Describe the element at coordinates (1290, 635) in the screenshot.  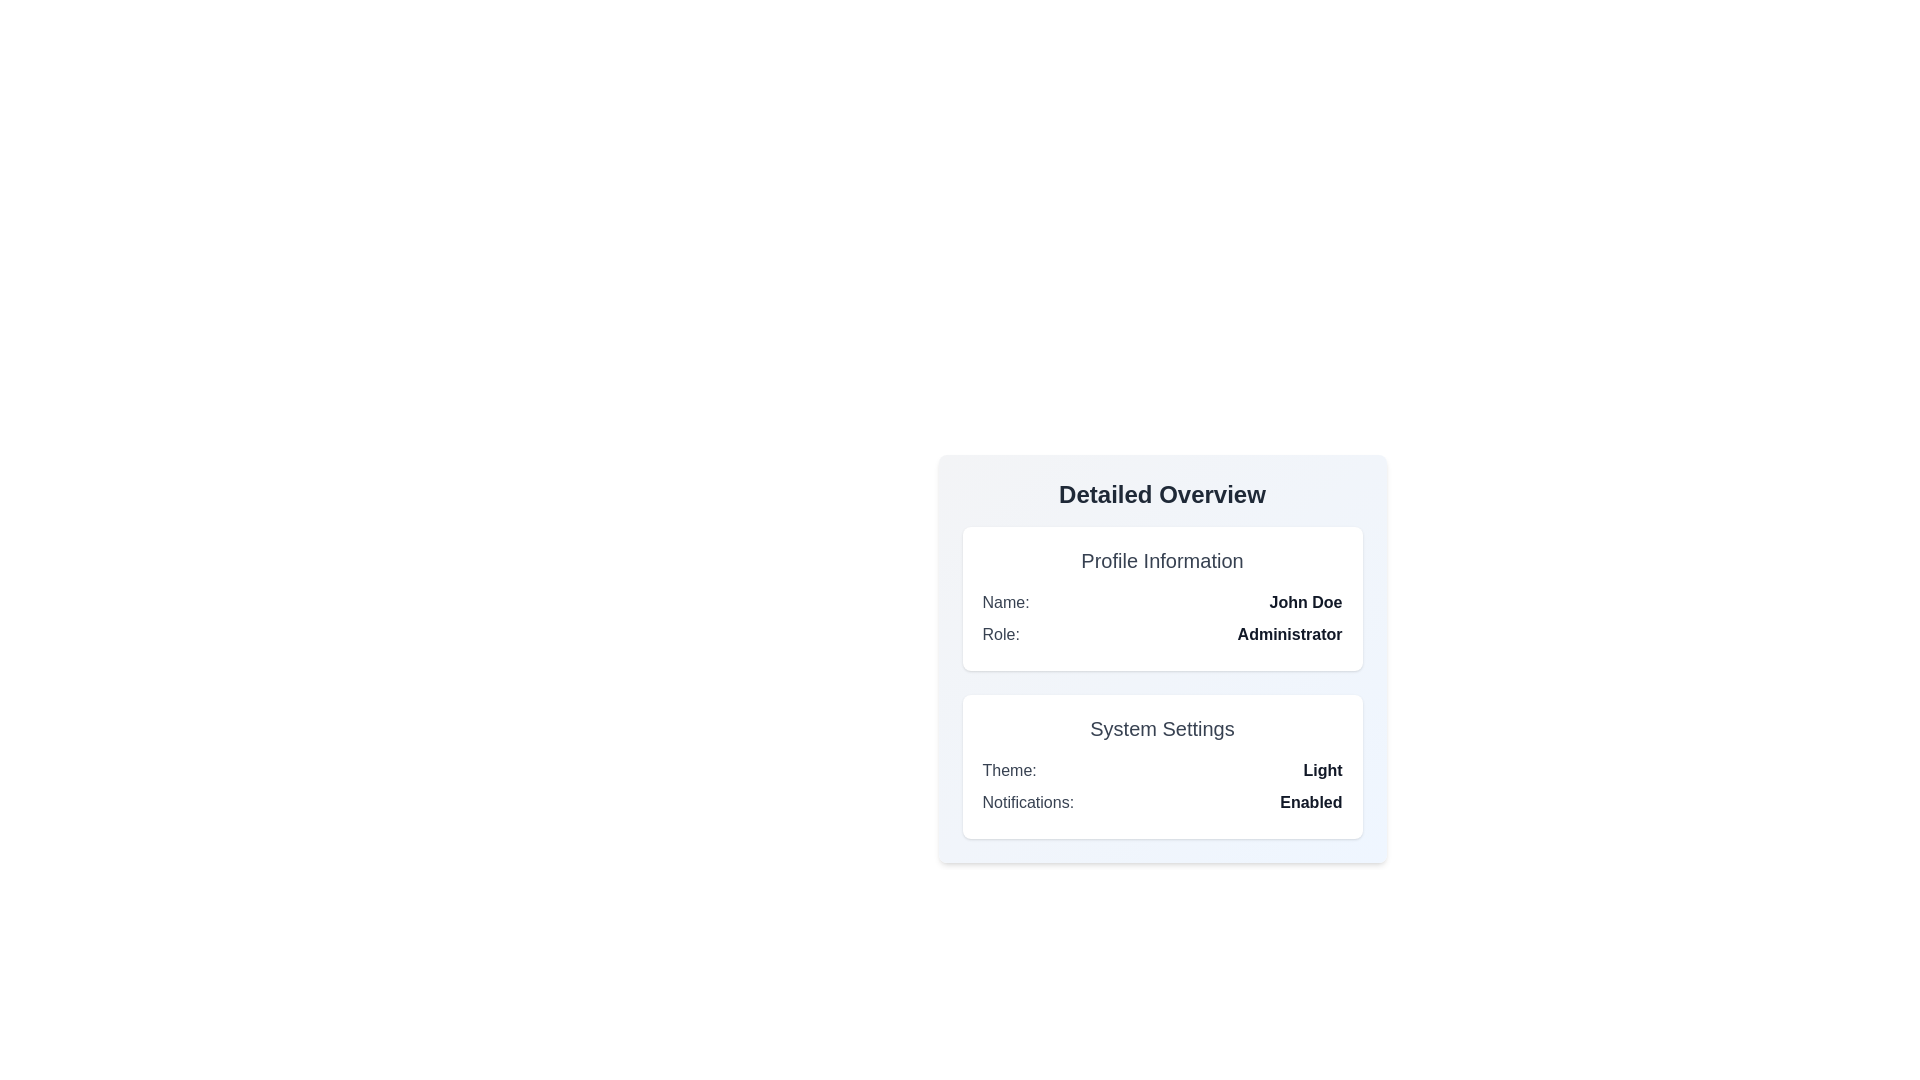
I see `the 'Administrator' text label, which is in bold dark gray font and located in the 'Role:' section` at that location.